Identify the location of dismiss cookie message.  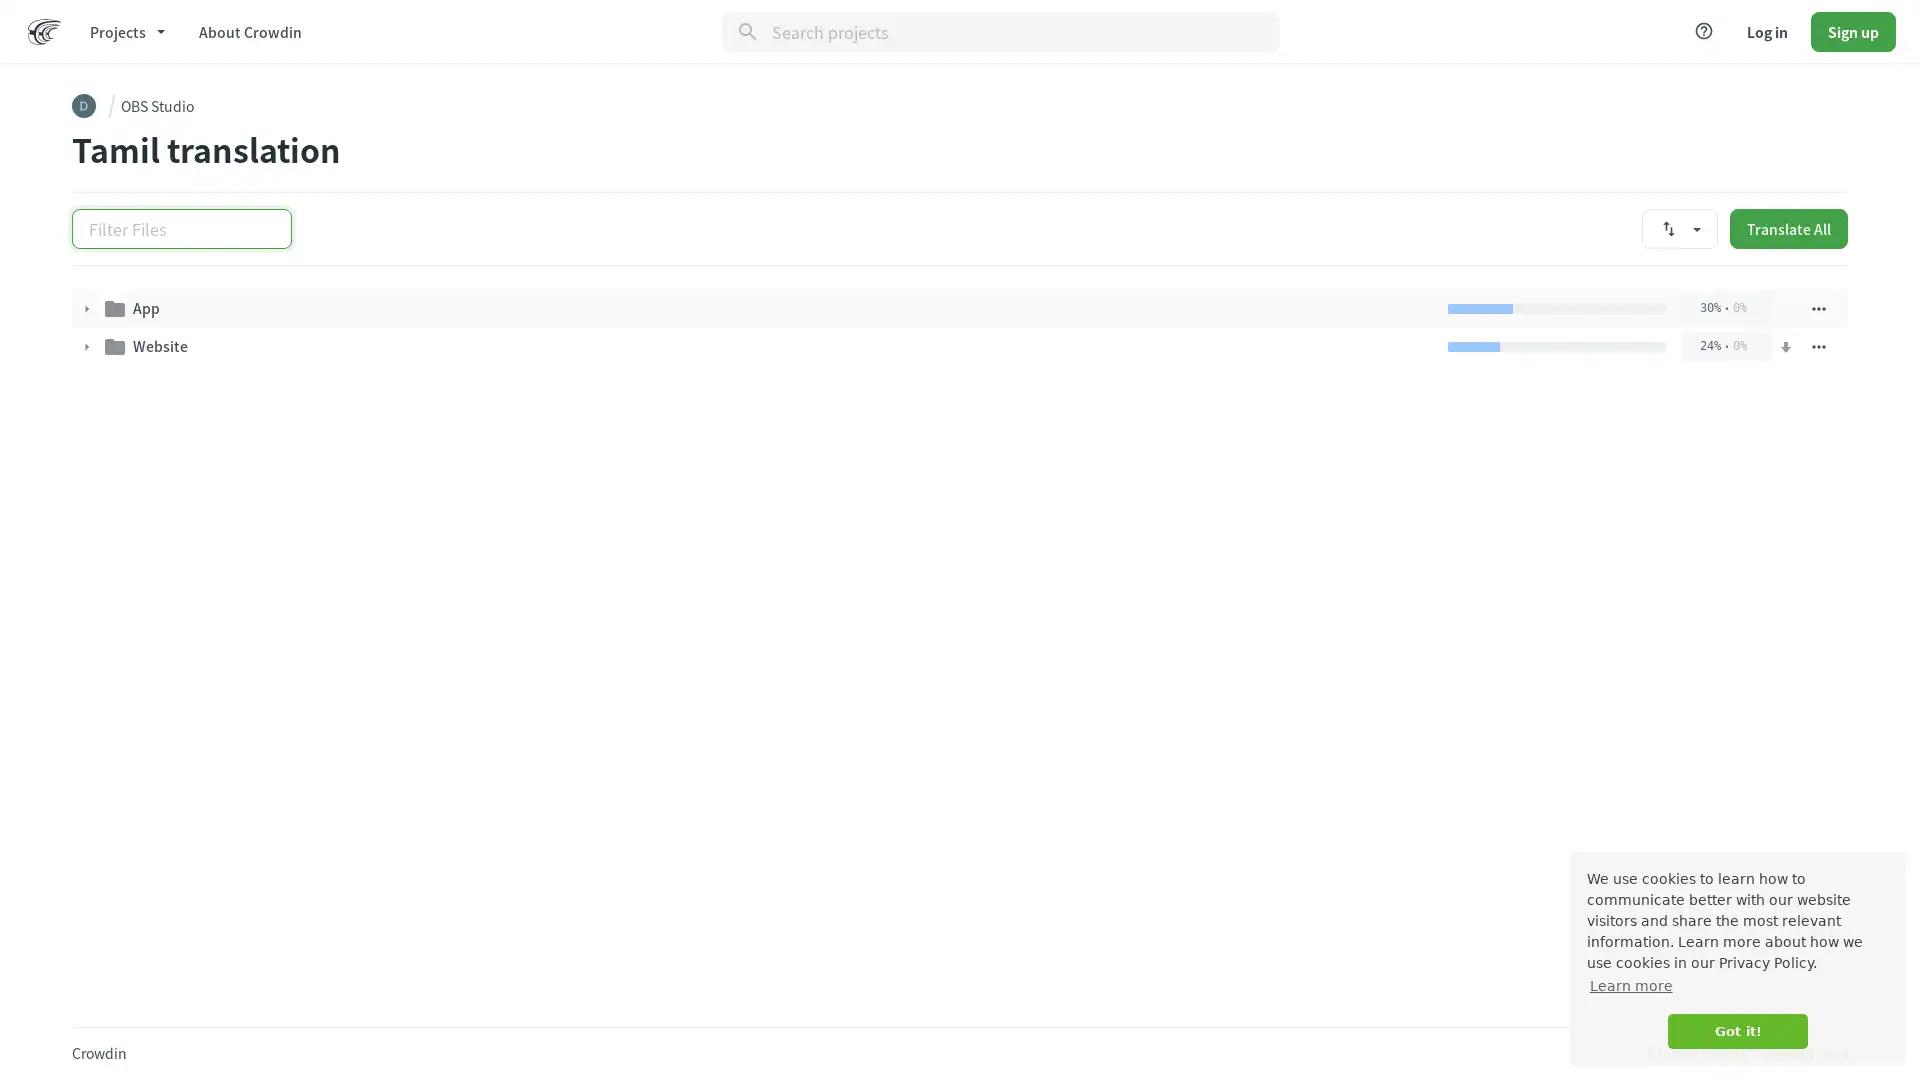
(1736, 1031).